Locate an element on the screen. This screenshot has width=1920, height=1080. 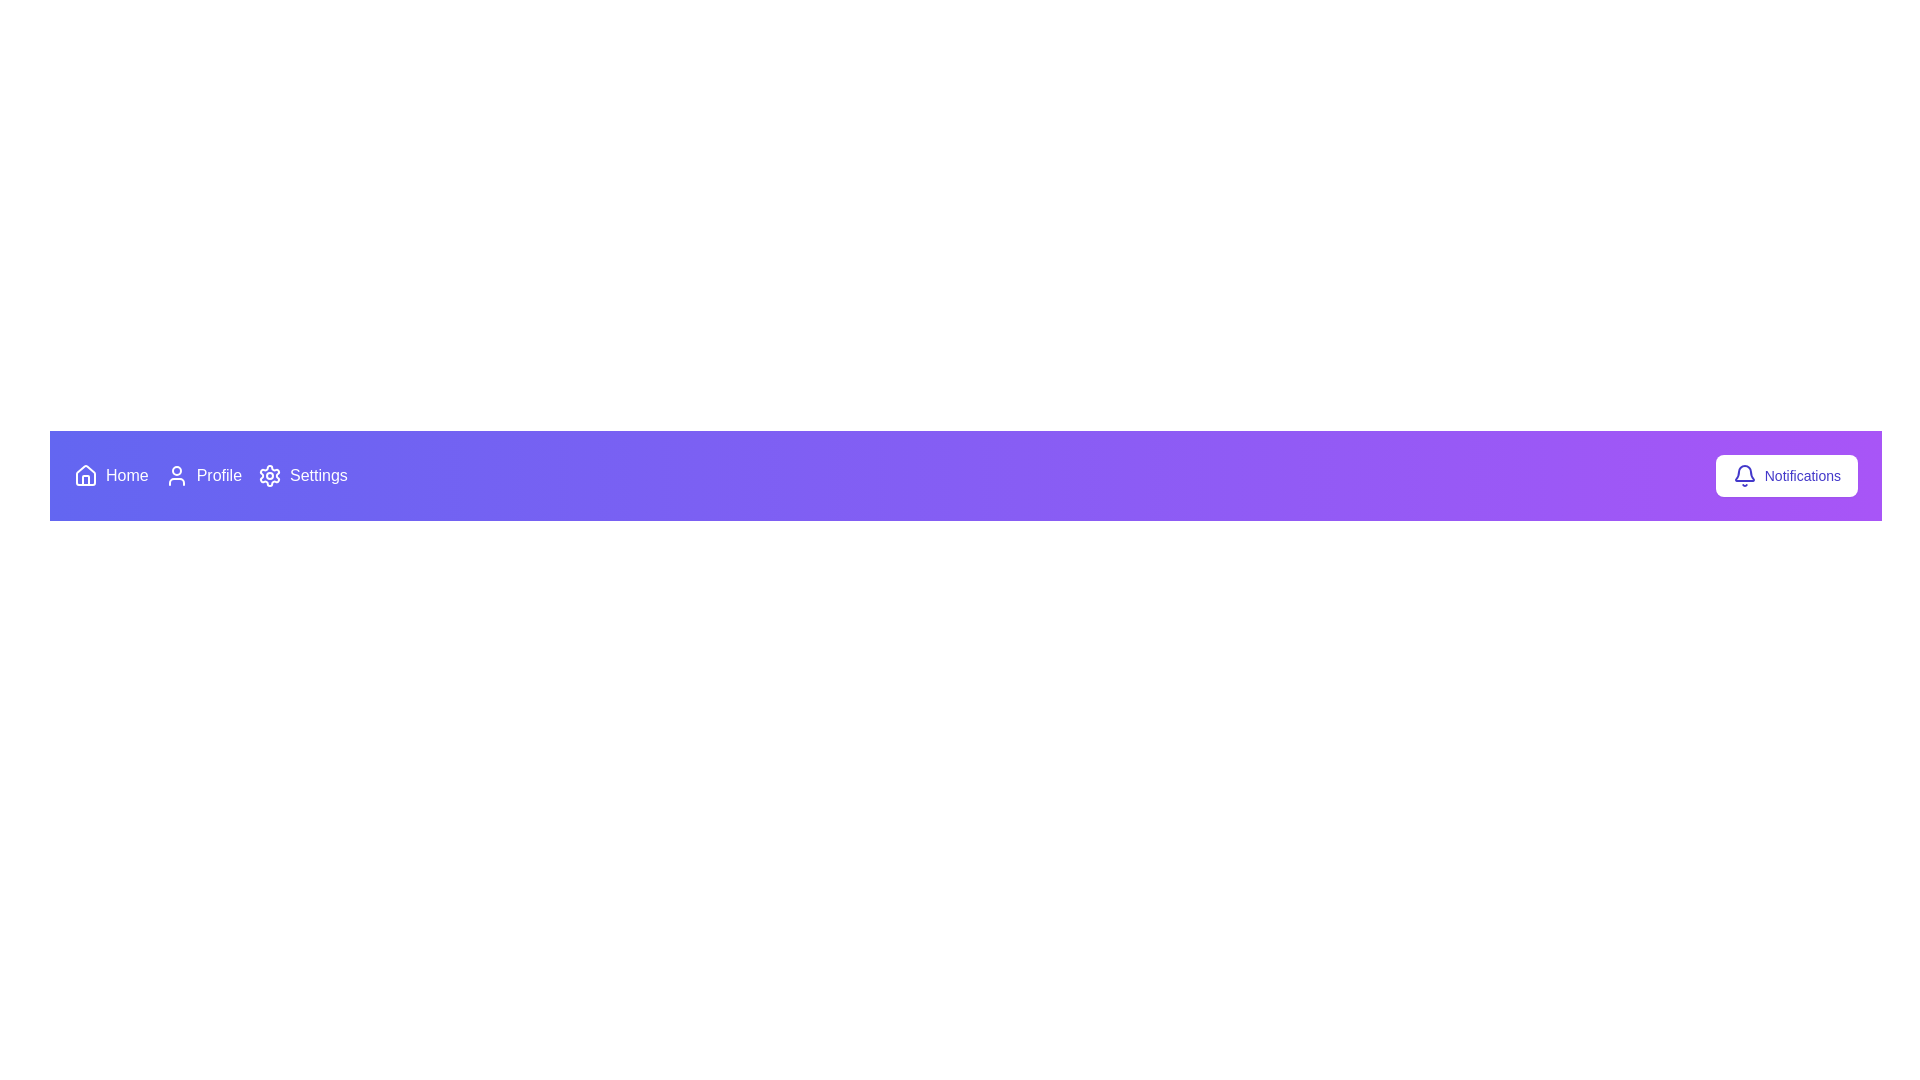
graphical icon element, which is a vertical rectangle tapering towards the middle, located in the lower center of the house icon in the navigation bar is located at coordinates (85, 479).